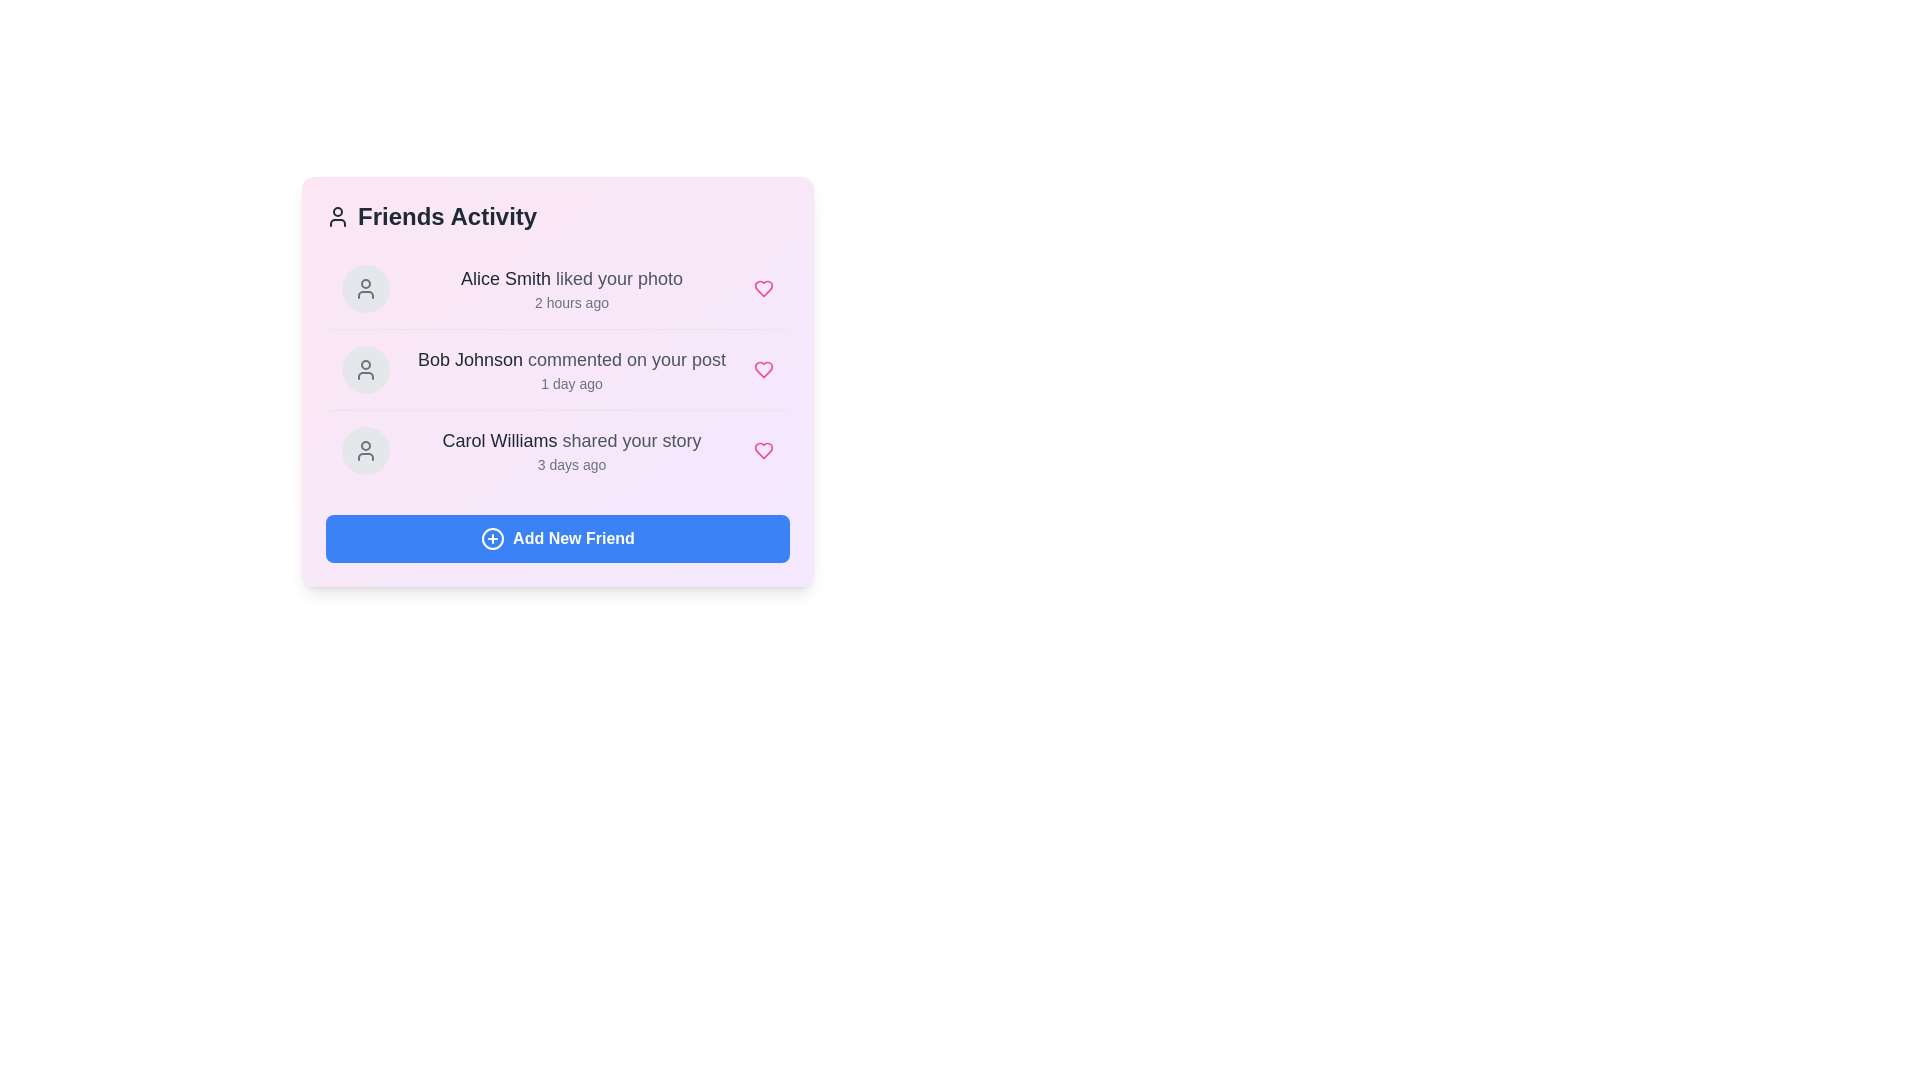  I want to click on the user activity item corresponding to Bob Johnson to view its details, so click(557, 369).